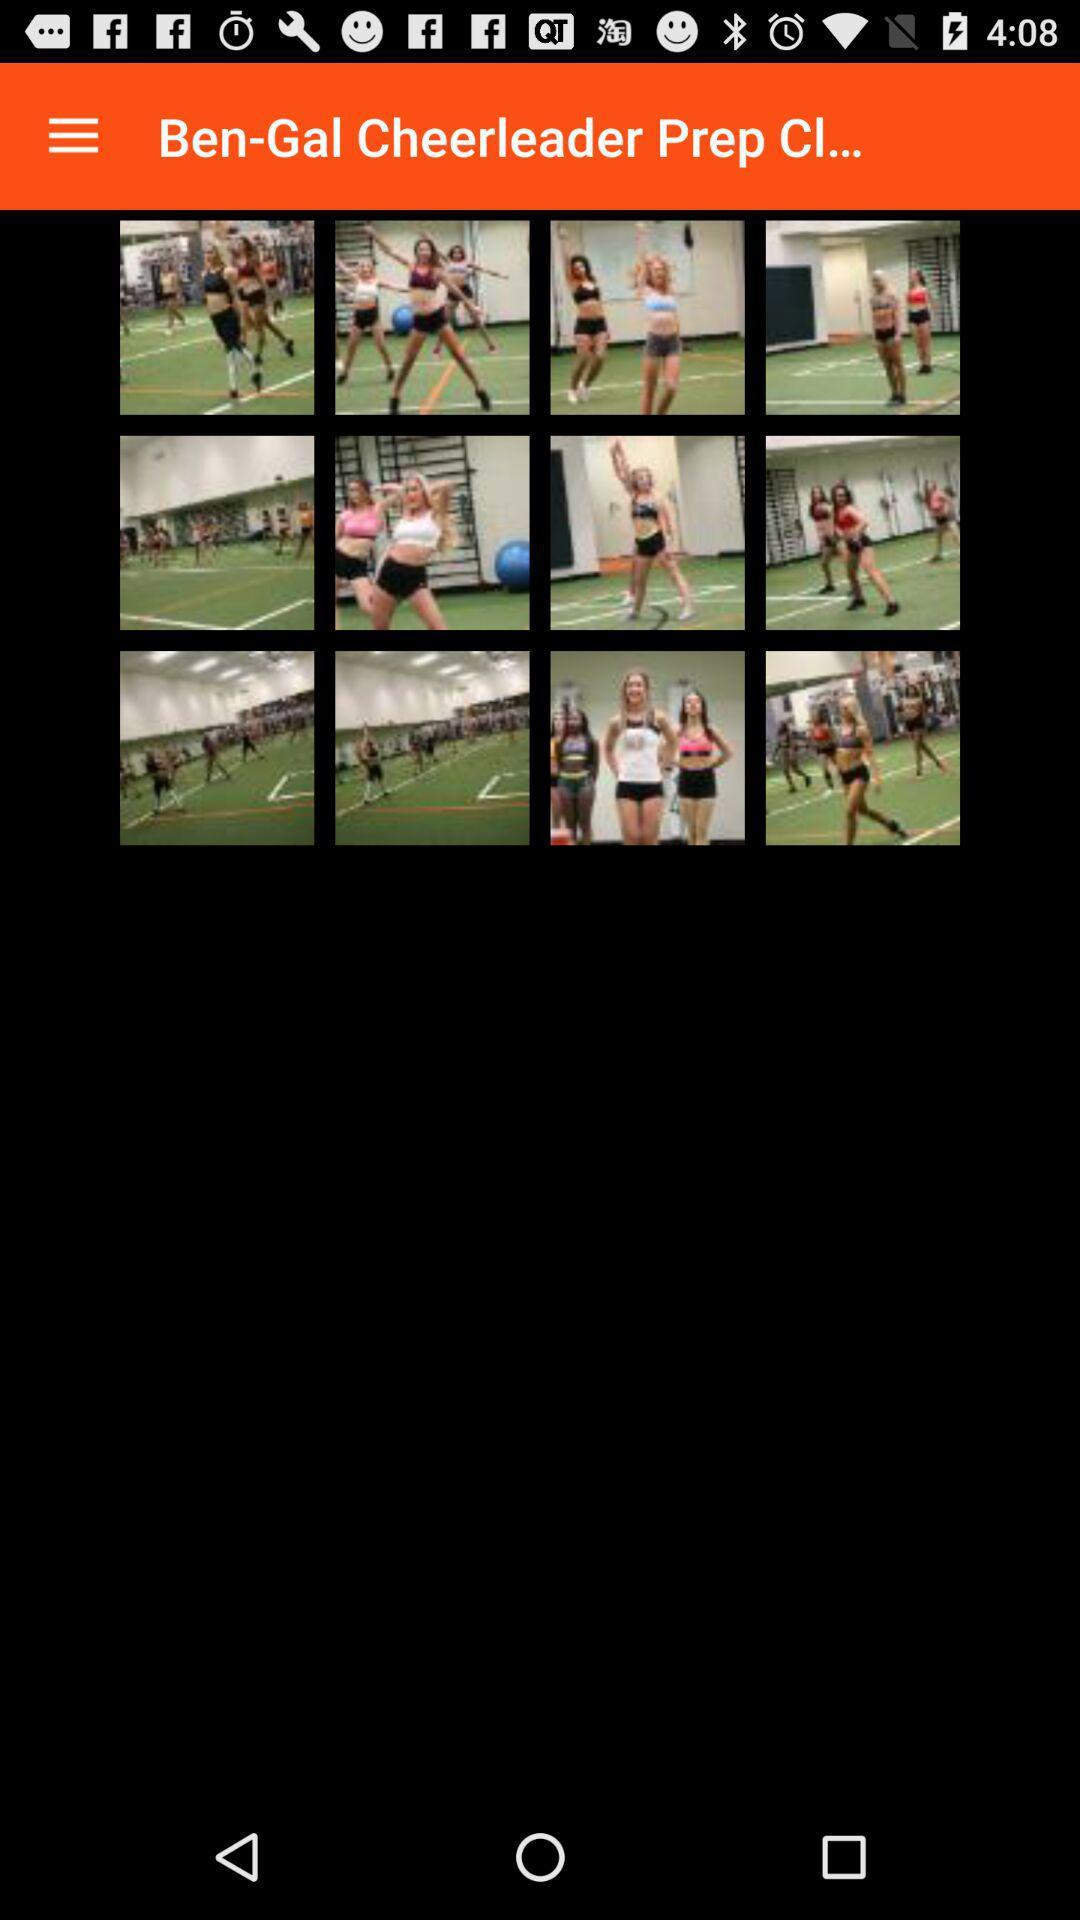 Image resolution: width=1080 pixels, height=1920 pixels. Describe the element at coordinates (217, 747) in the screenshot. I see `expand picture` at that location.